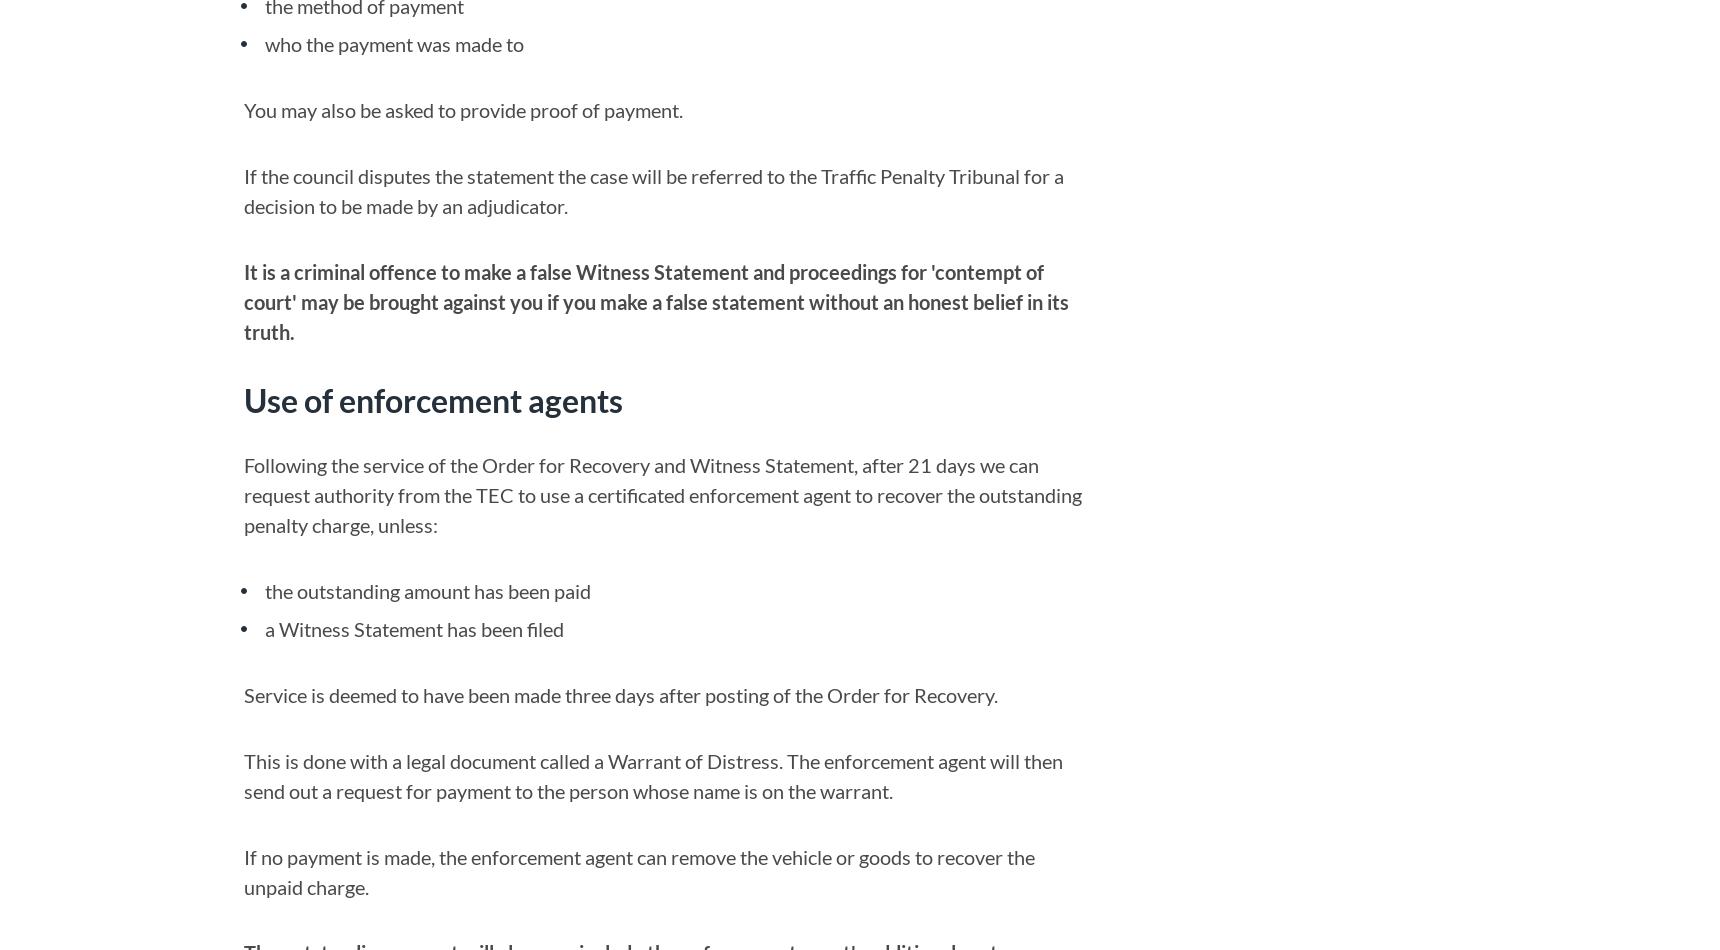  Describe the element at coordinates (653, 774) in the screenshot. I see `'This is done with a legal document called a Warrant of Distress. The enforcement agent will then send out a request for payment to the person whose name is on the warrant.'` at that location.